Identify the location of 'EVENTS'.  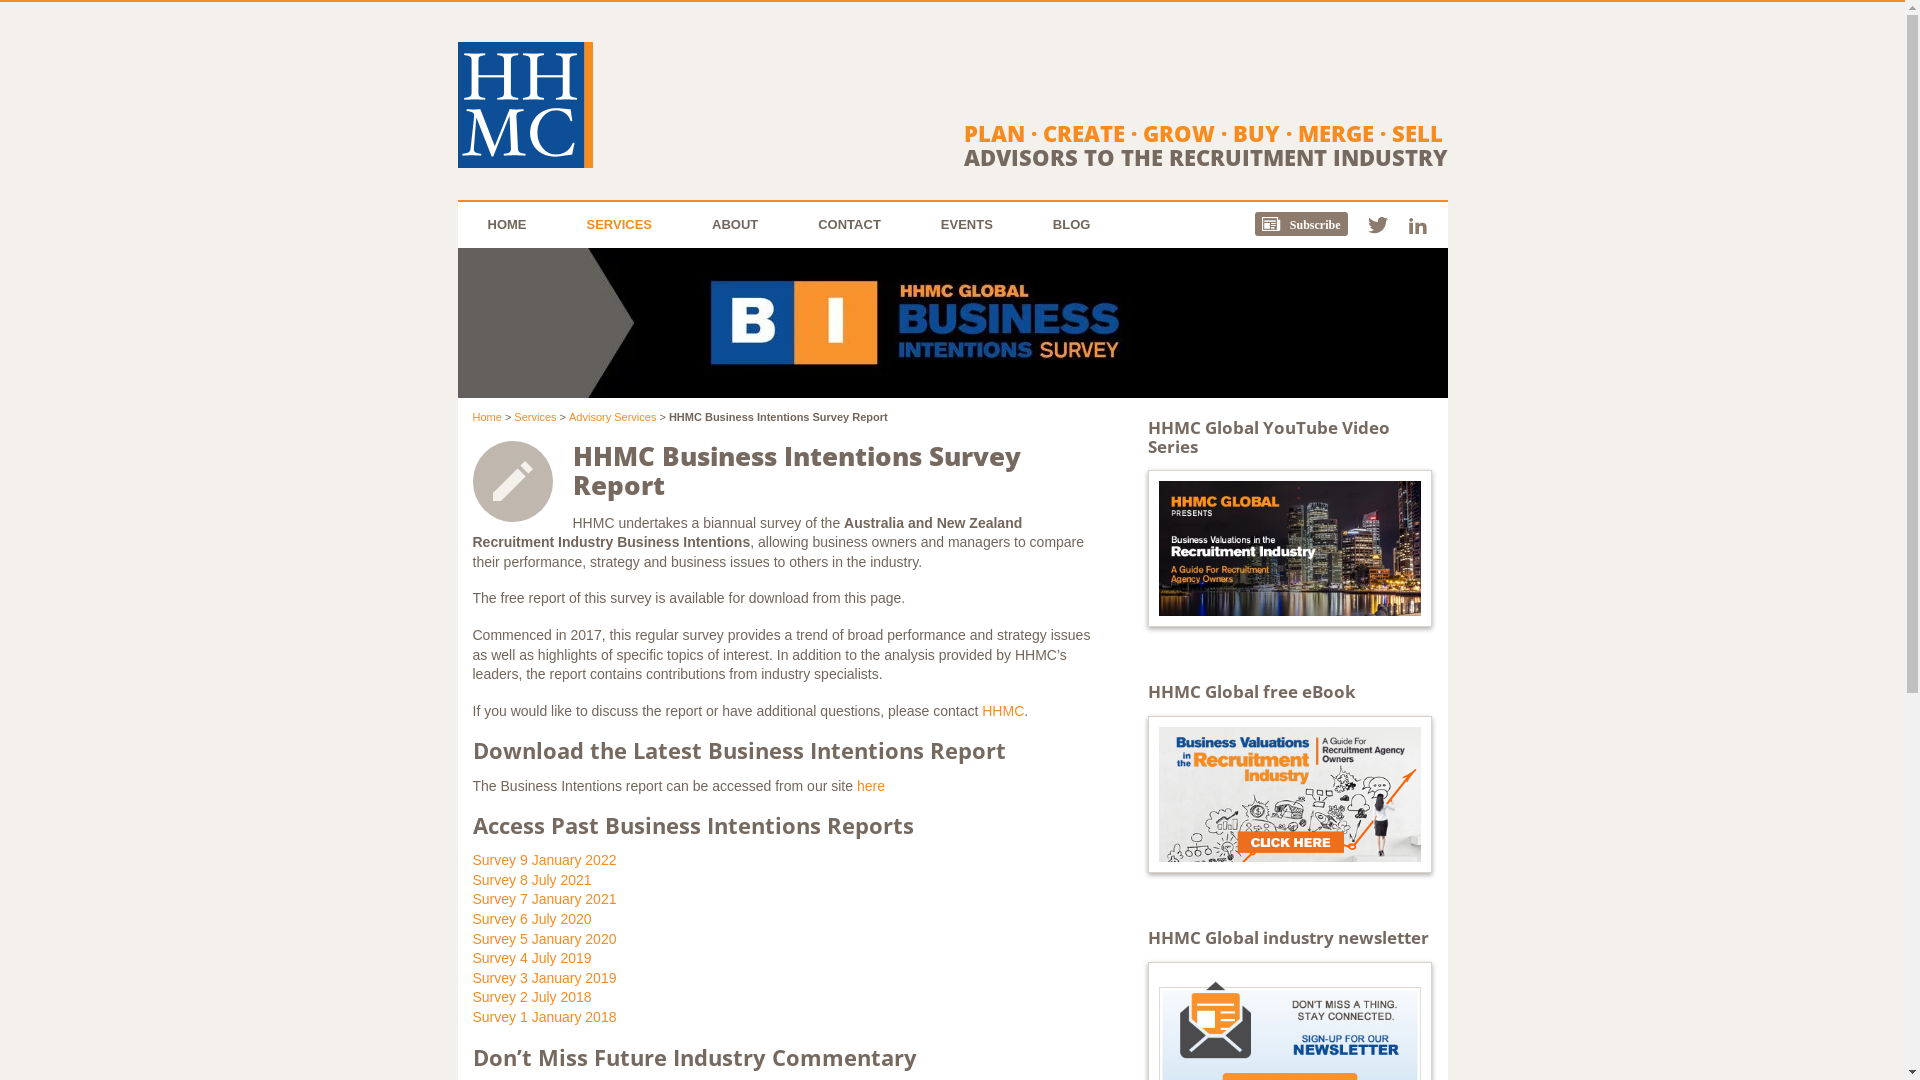
(966, 224).